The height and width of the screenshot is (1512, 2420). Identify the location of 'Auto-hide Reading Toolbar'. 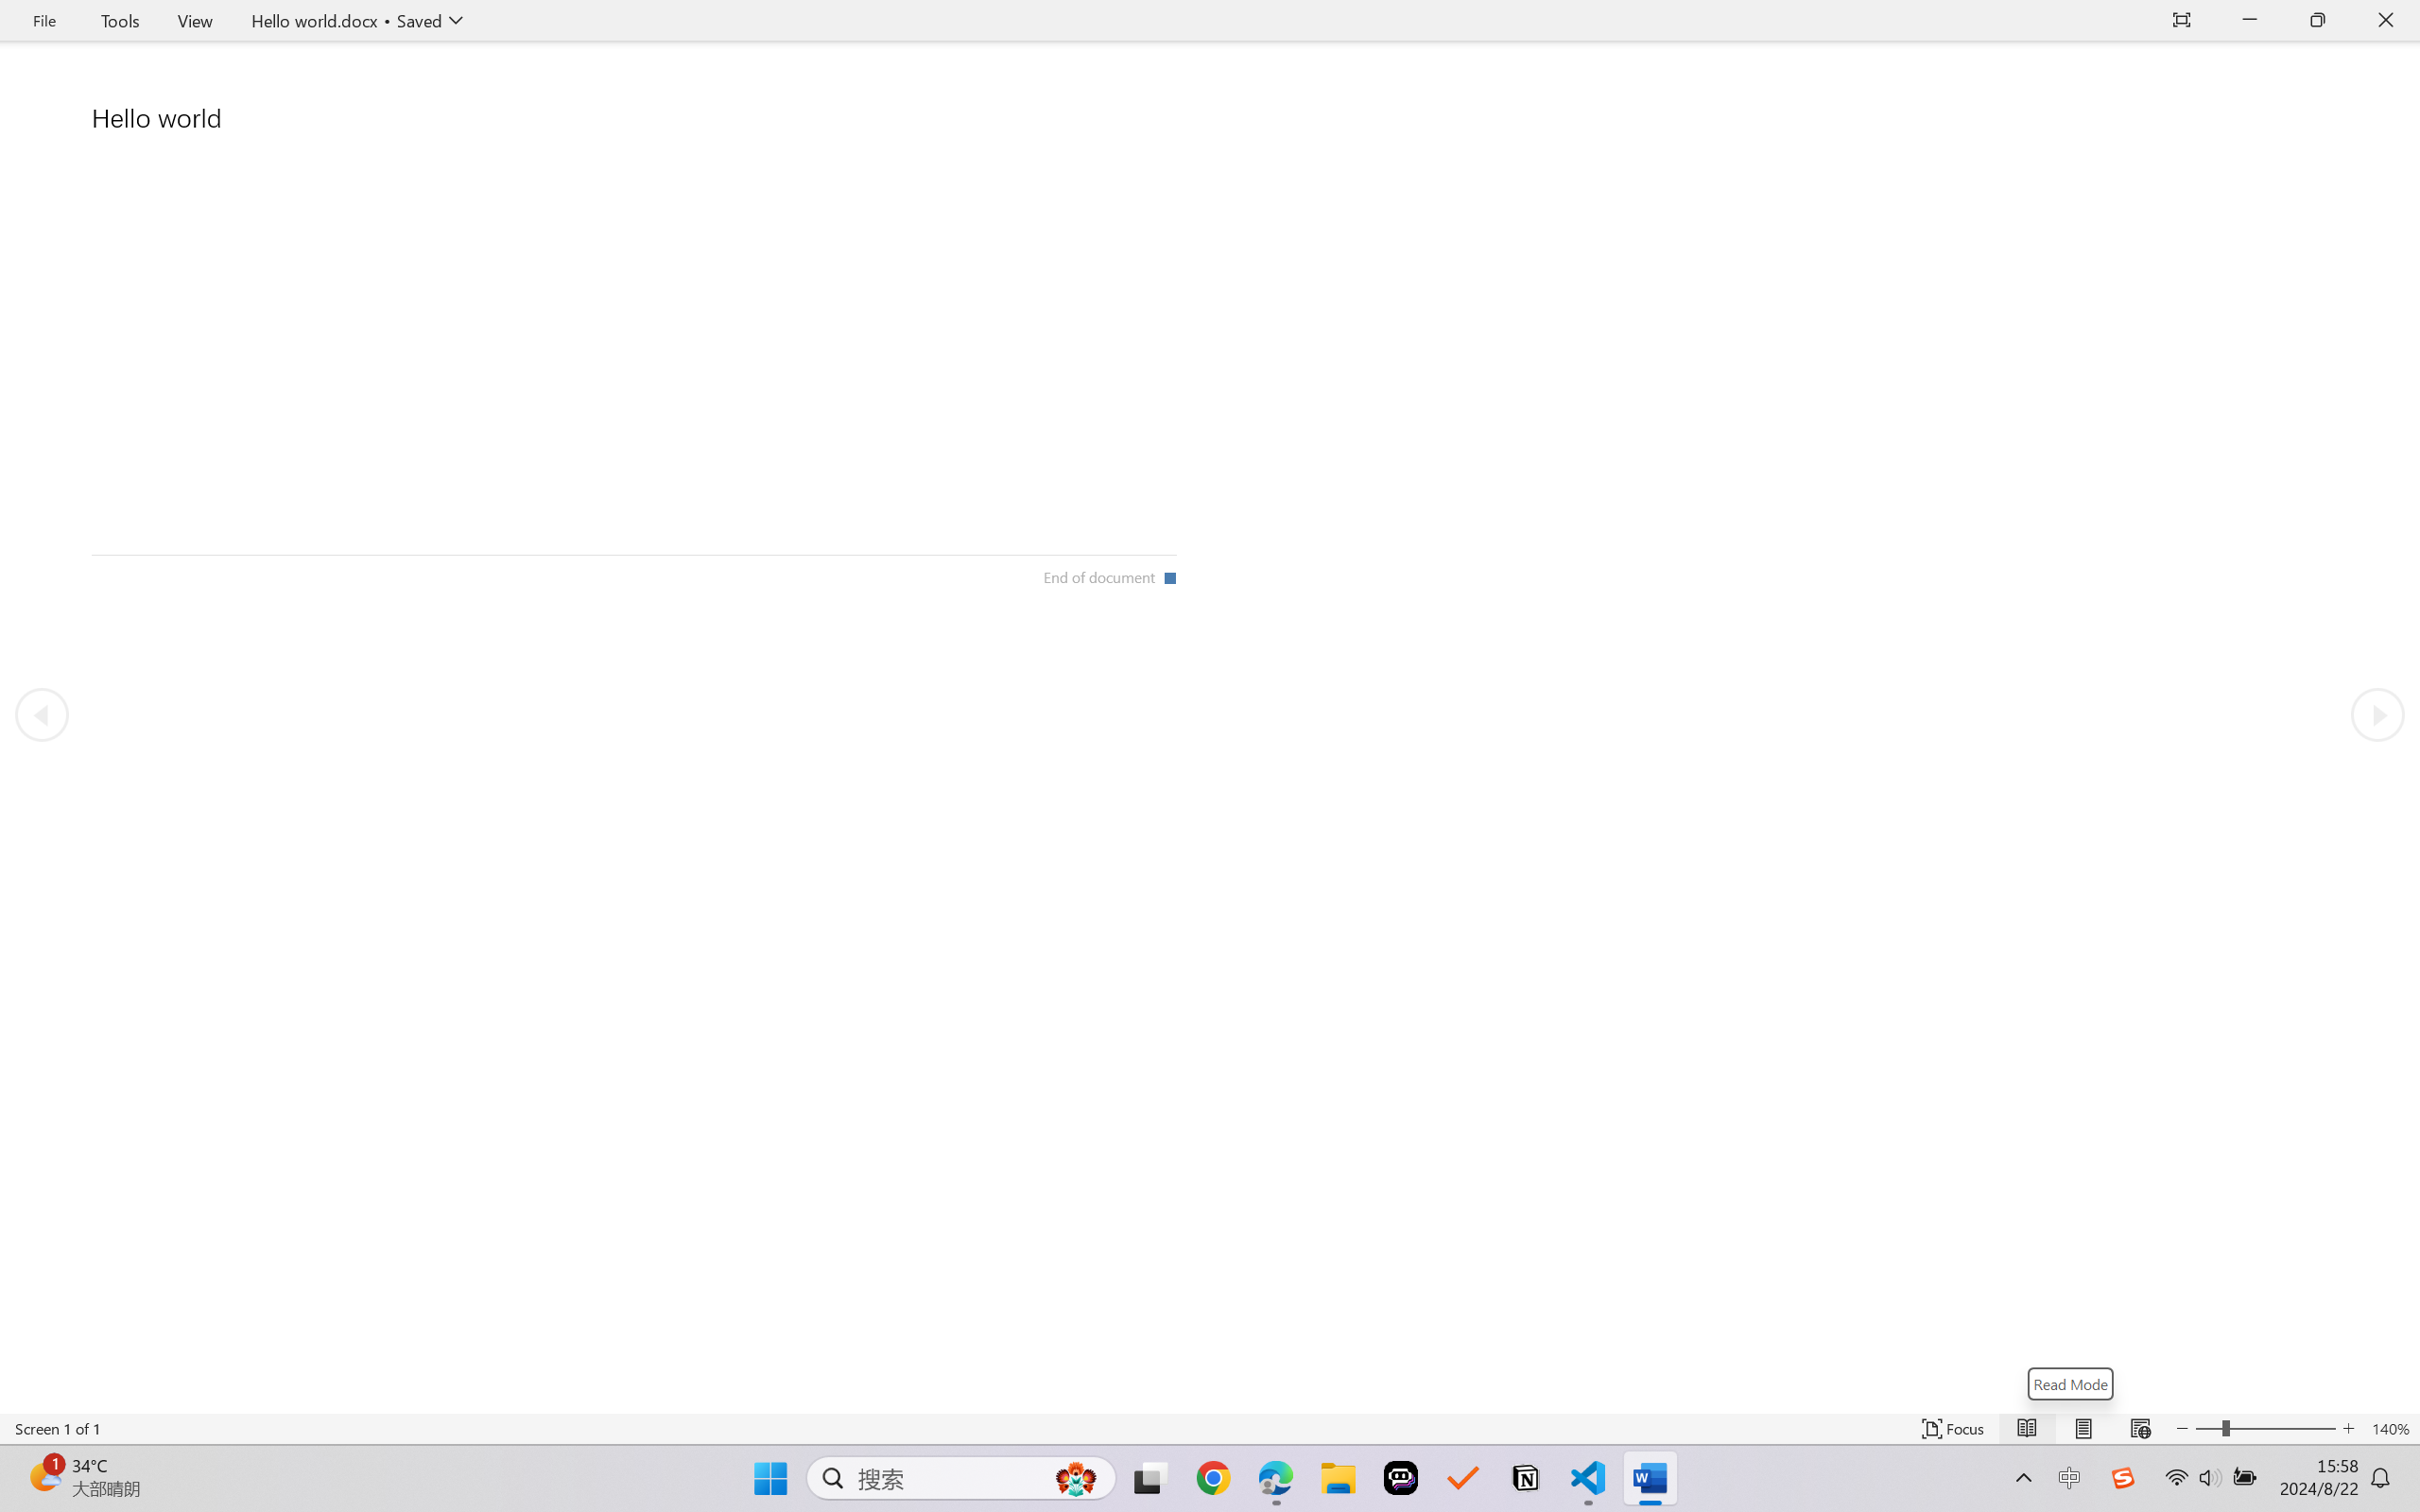
(2182, 20).